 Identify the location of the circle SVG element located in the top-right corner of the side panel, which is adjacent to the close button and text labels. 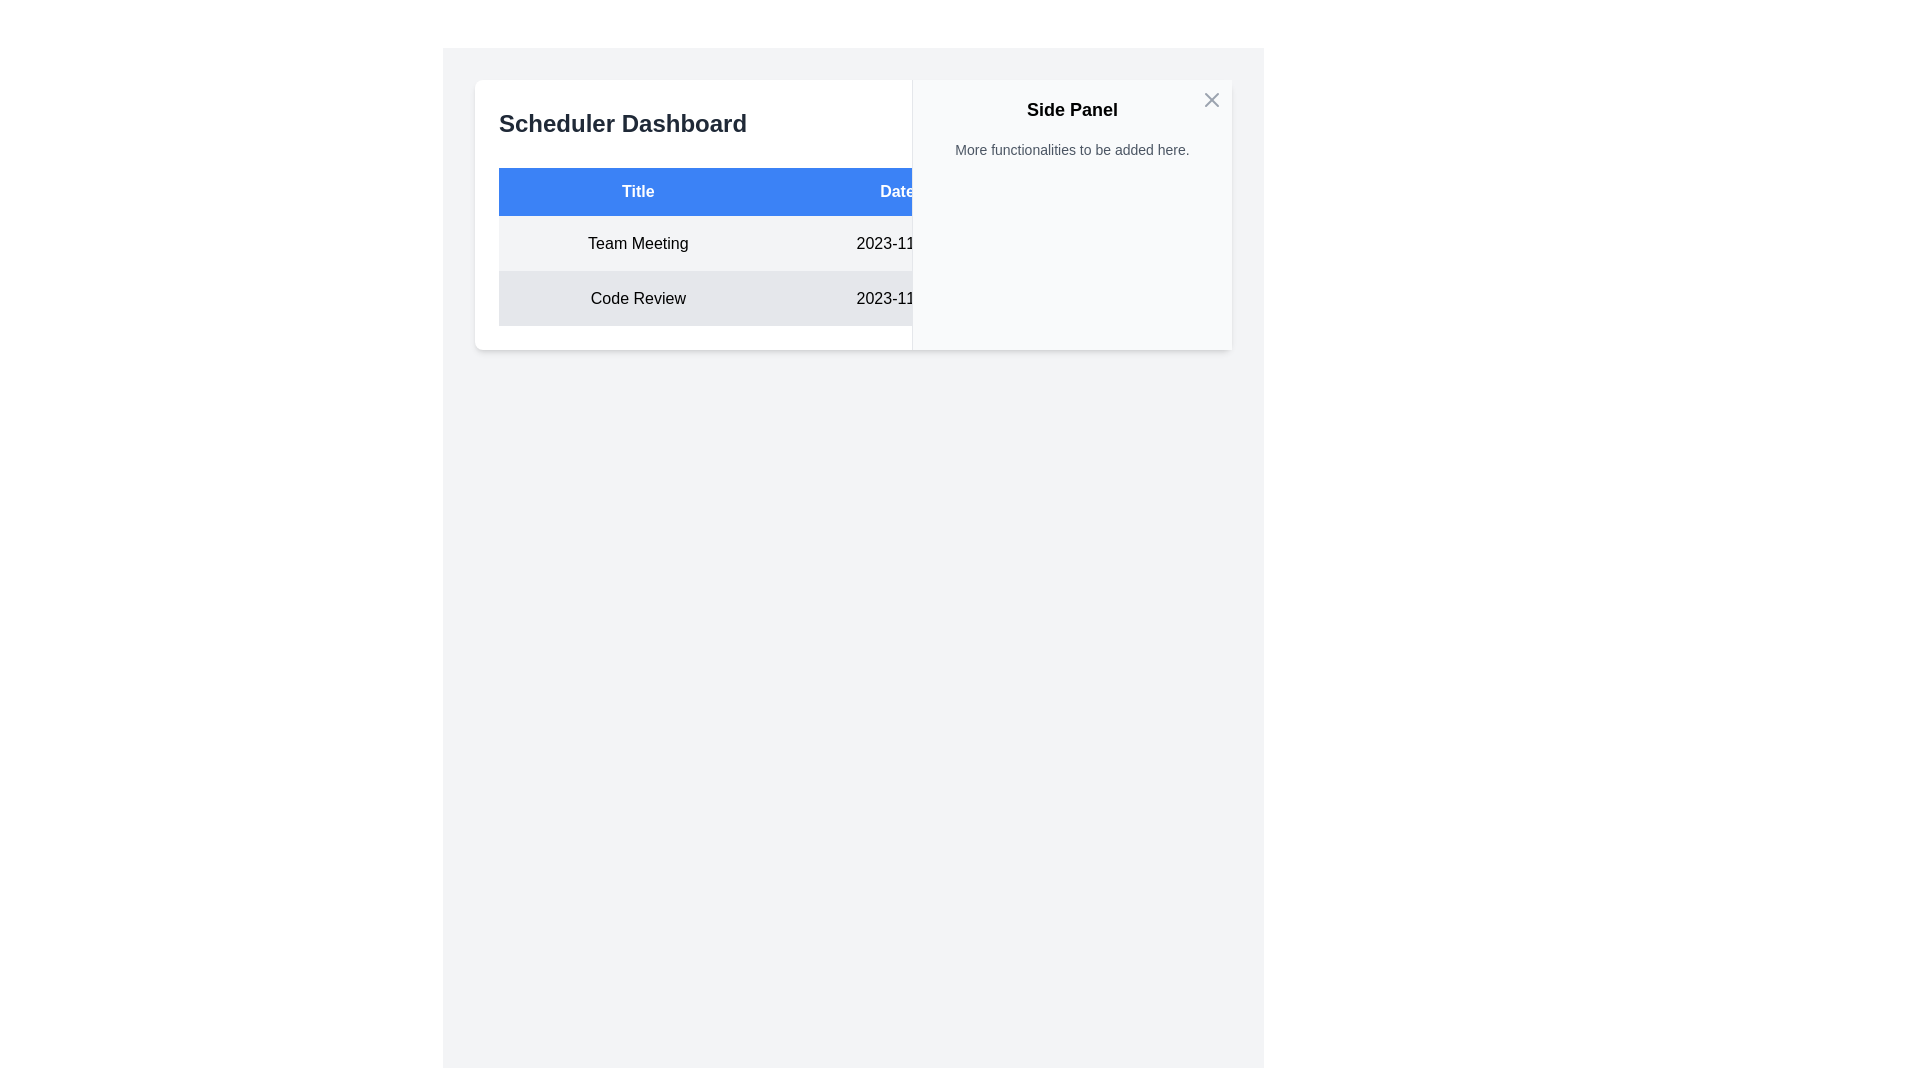
(1097, 123).